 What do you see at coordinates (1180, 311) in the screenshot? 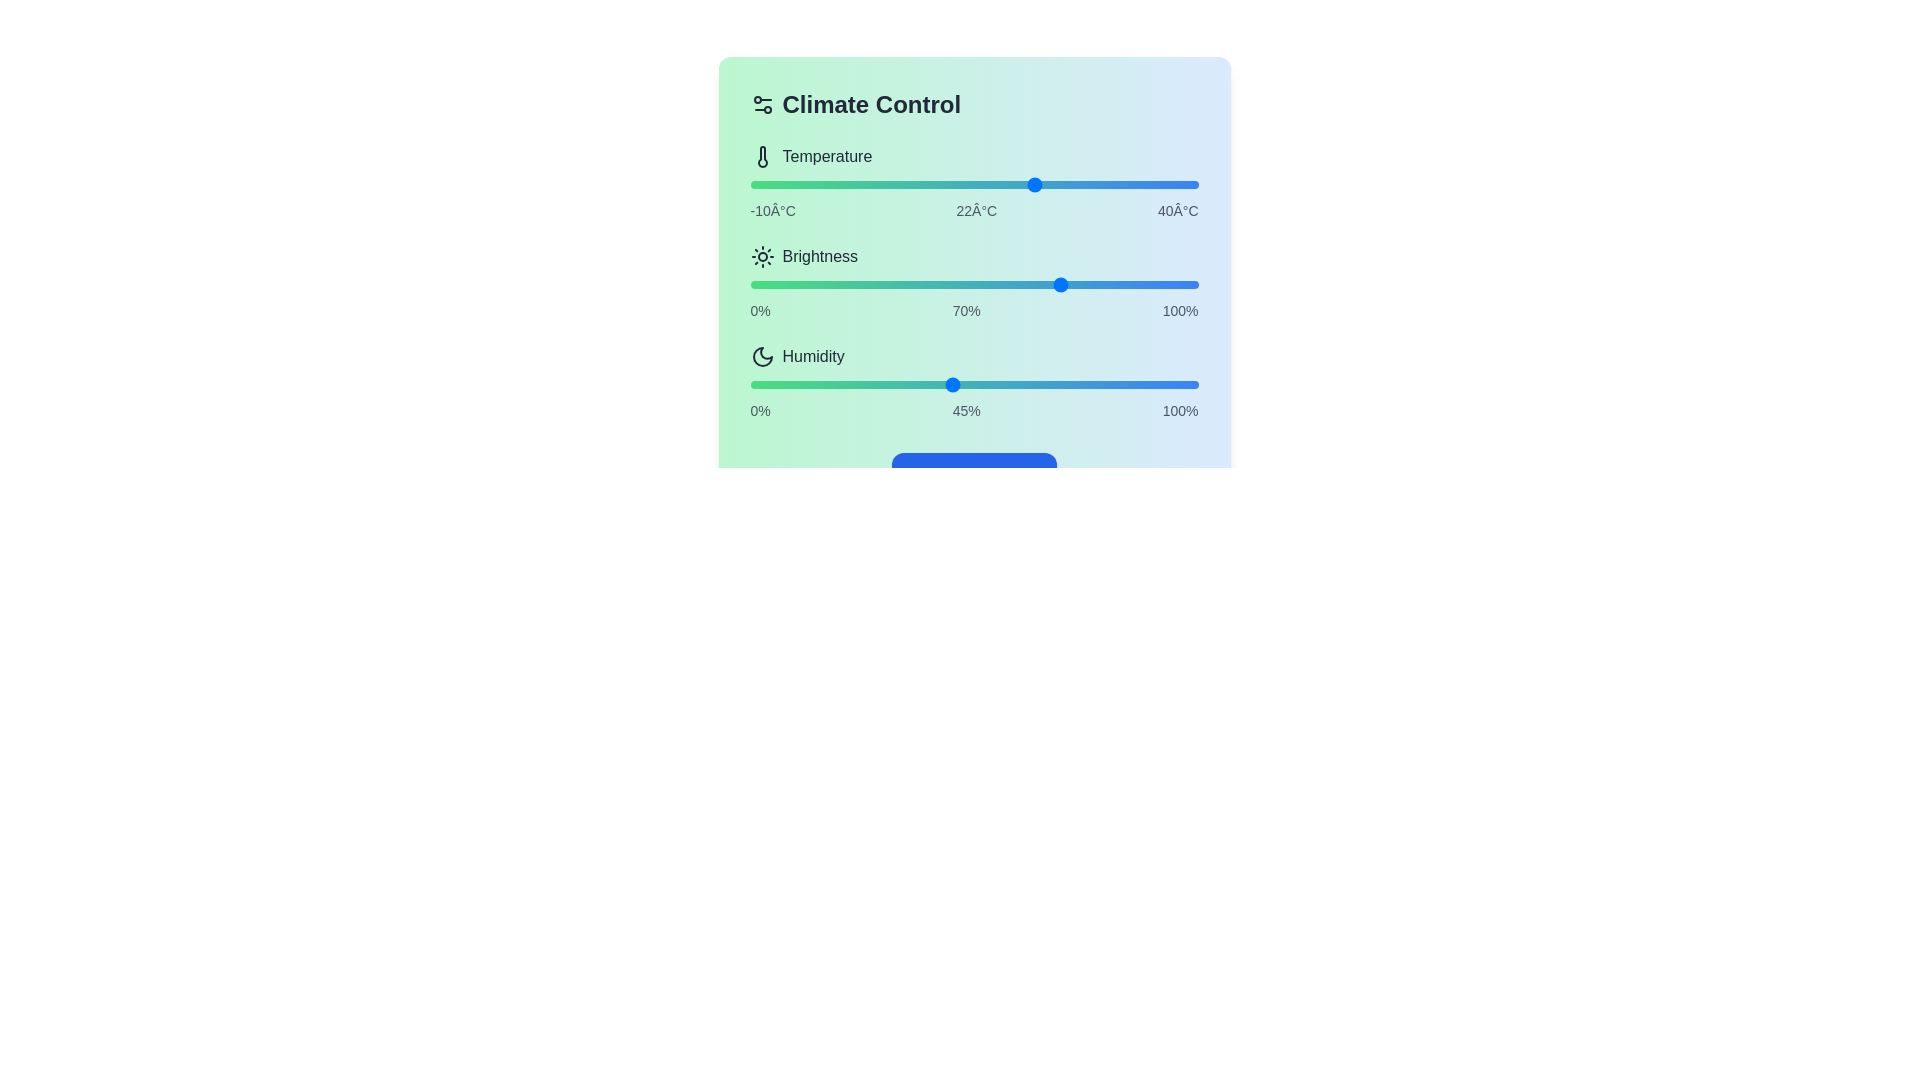
I see `text label displaying '100%' which is styled in gray and is the rightmost label in the group of three labels below the brightness adjustment slider` at bounding box center [1180, 311].